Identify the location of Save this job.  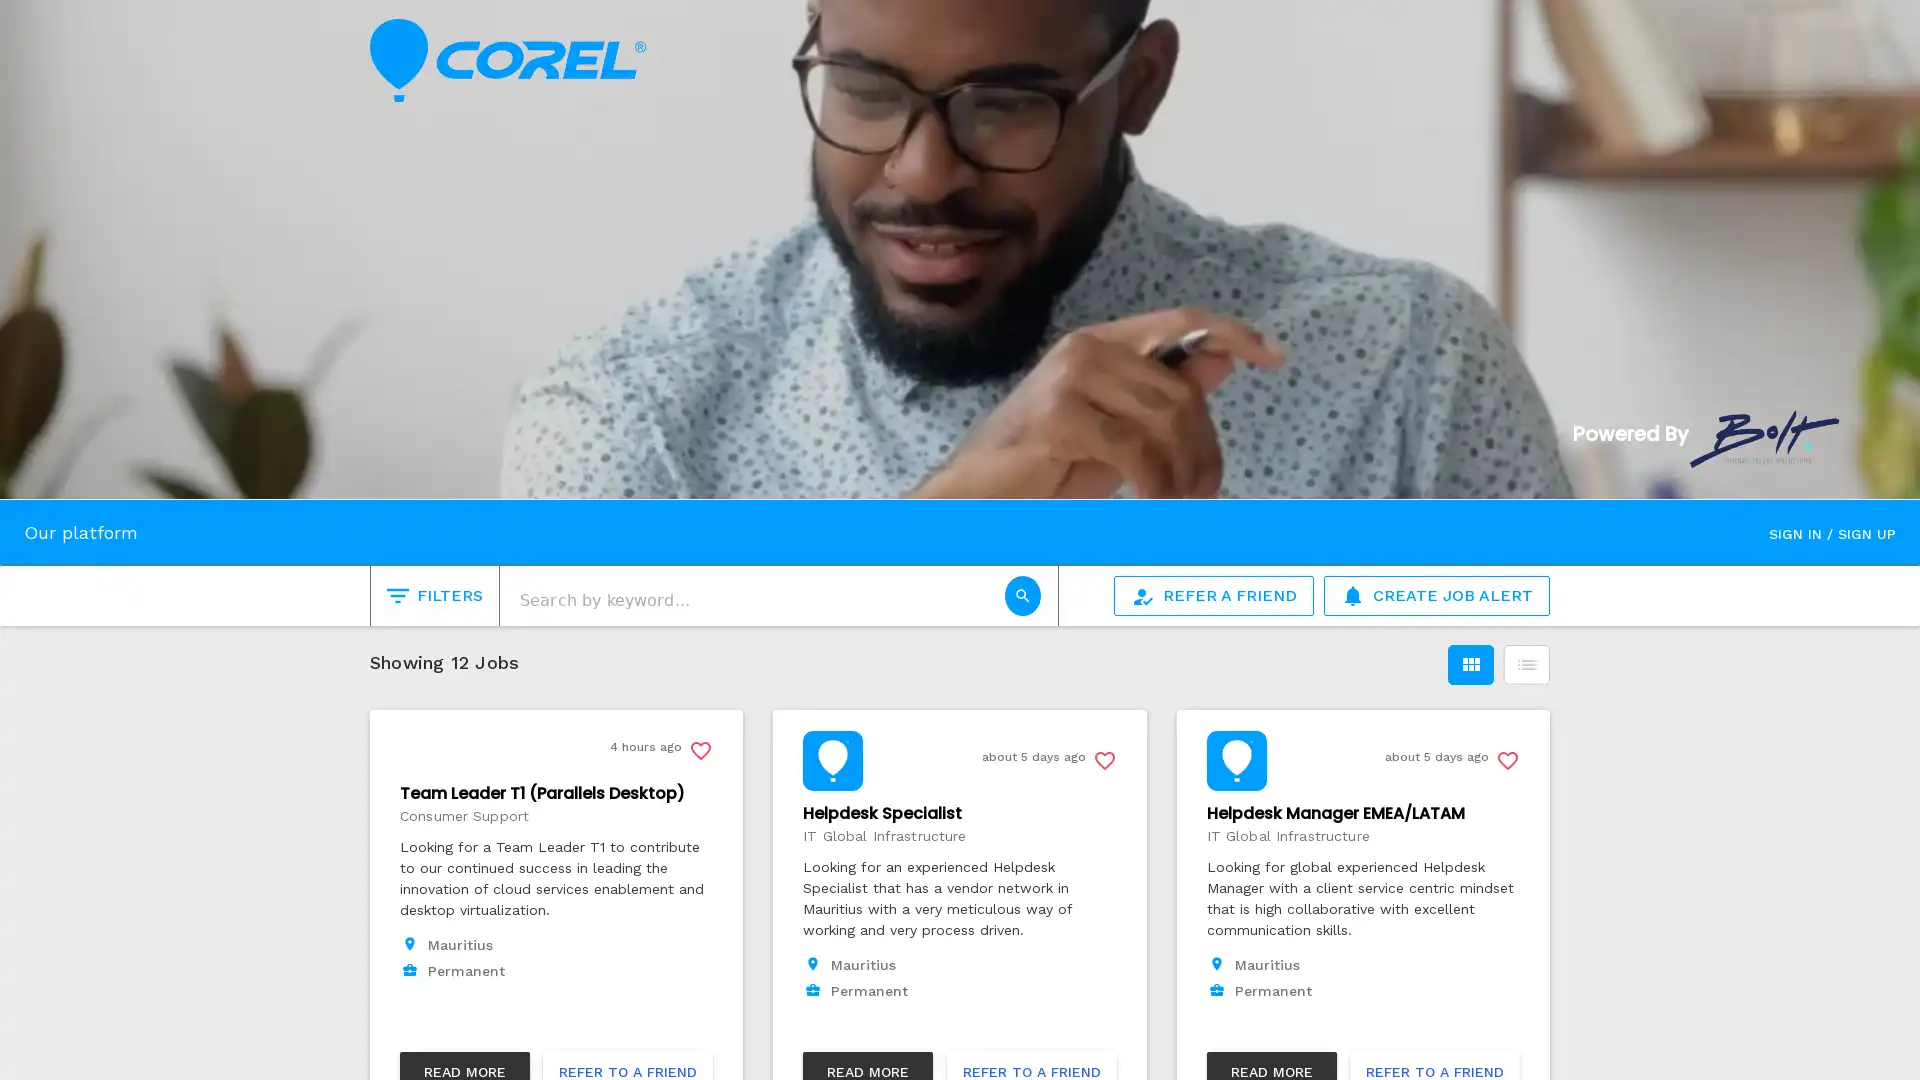
(705, 751).